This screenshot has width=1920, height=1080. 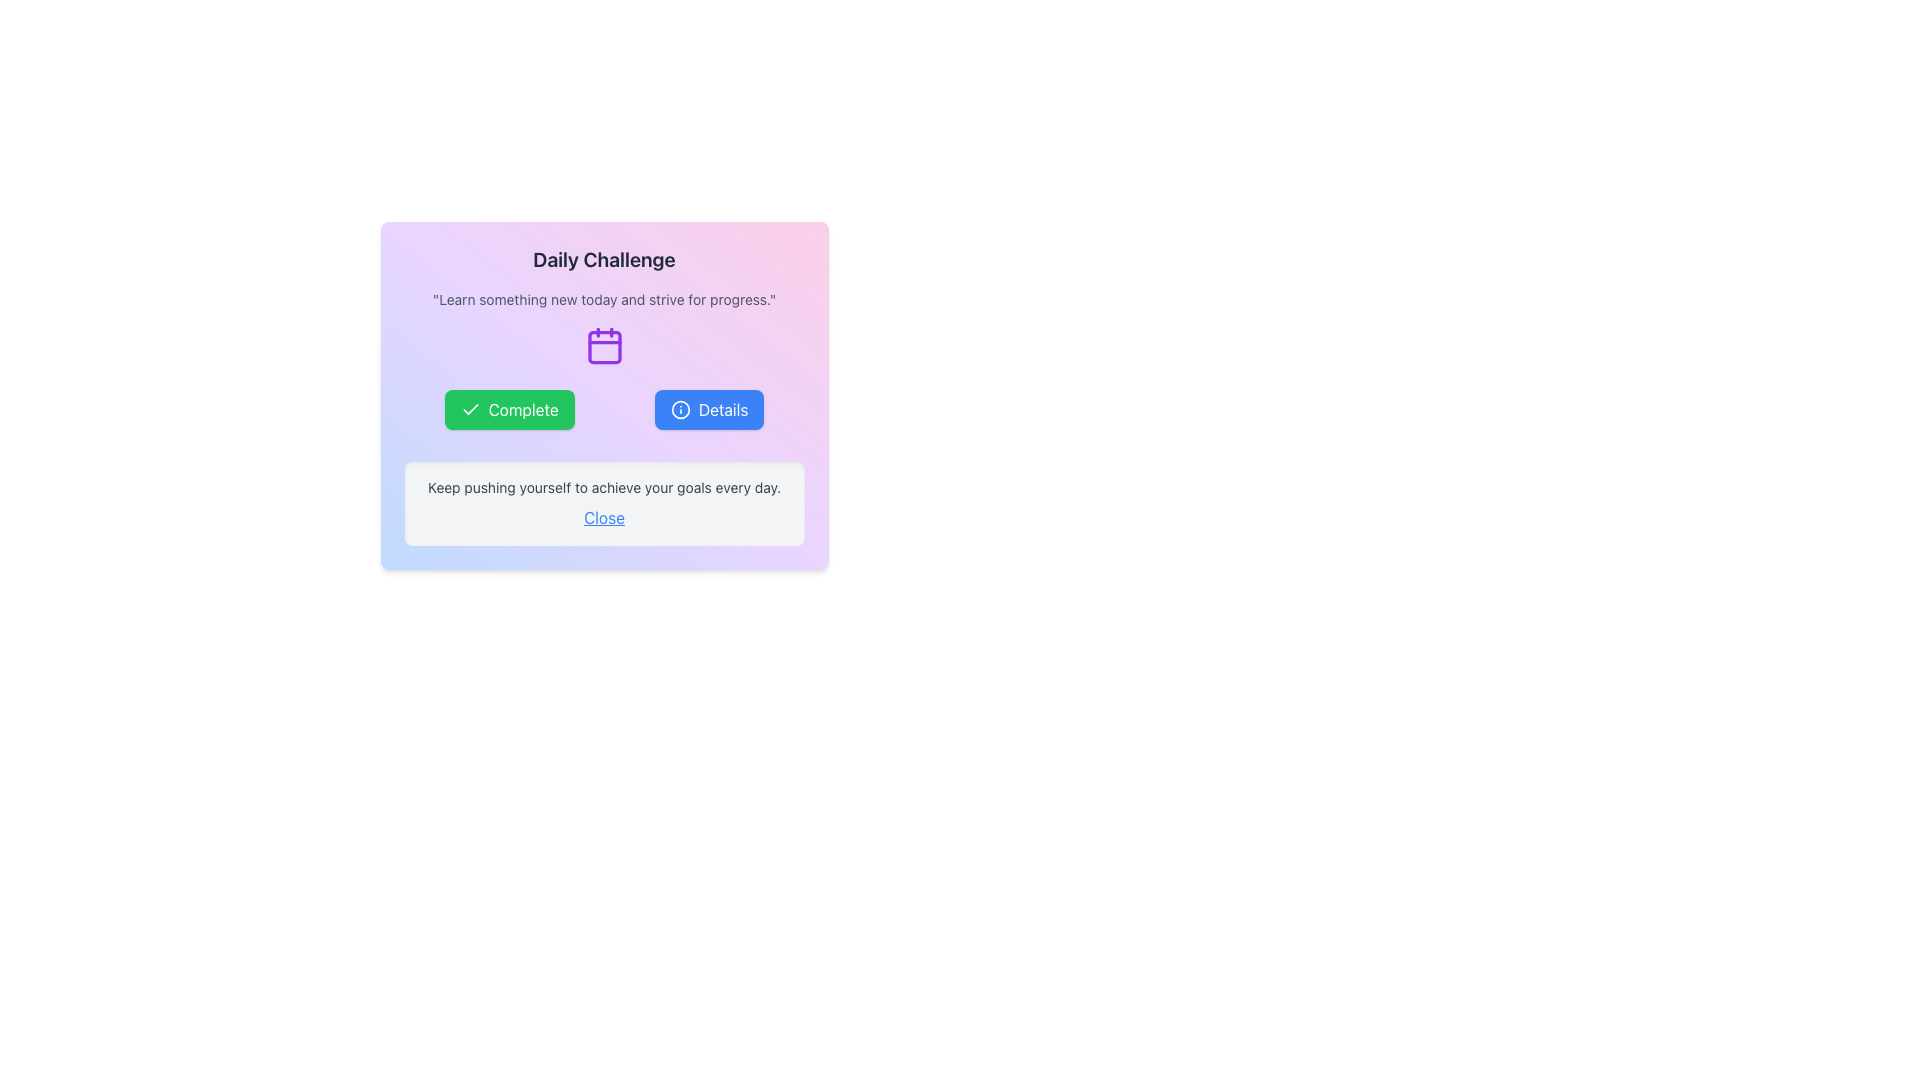 I want to click on the 'Details' button with a blue background and white text, located under the title 'Daily Challenge' in the modal box, so click(x=709, y=408).